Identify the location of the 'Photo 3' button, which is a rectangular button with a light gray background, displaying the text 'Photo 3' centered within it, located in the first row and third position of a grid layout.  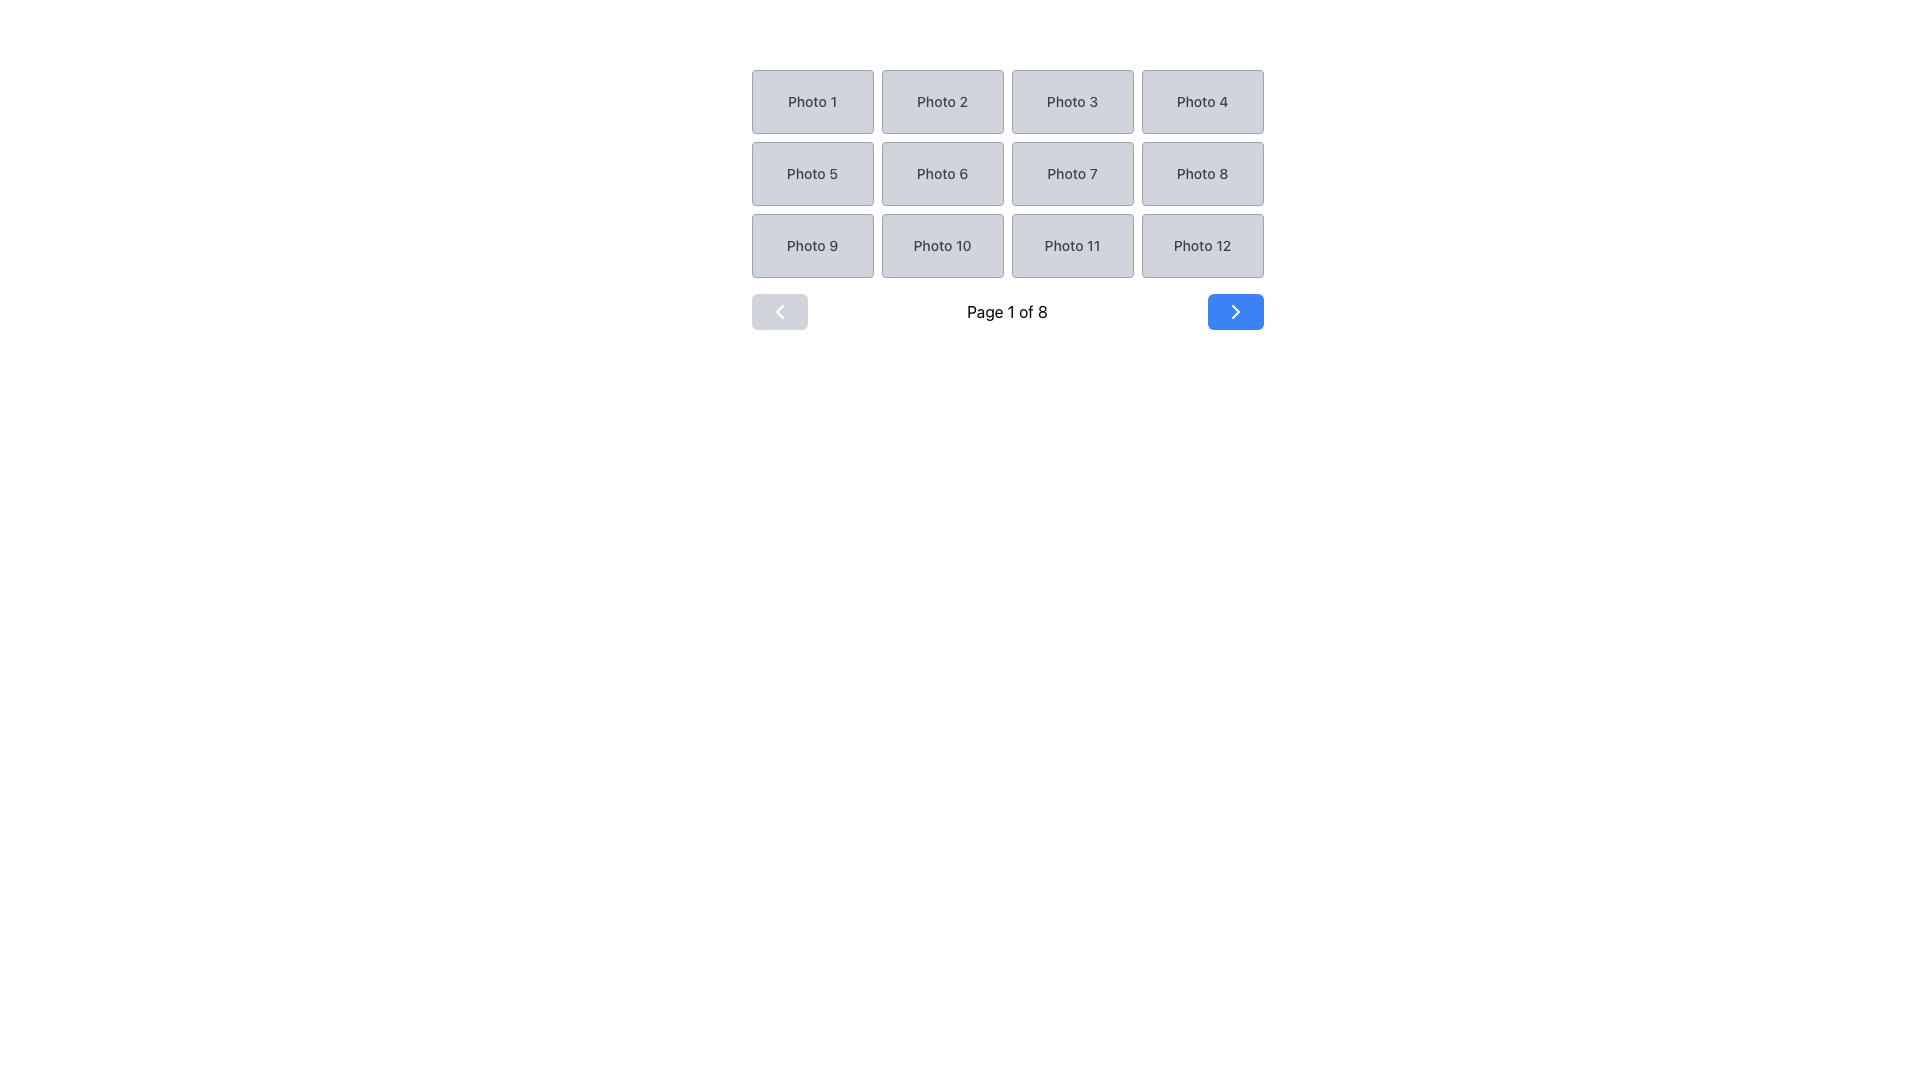
(1071, 101).